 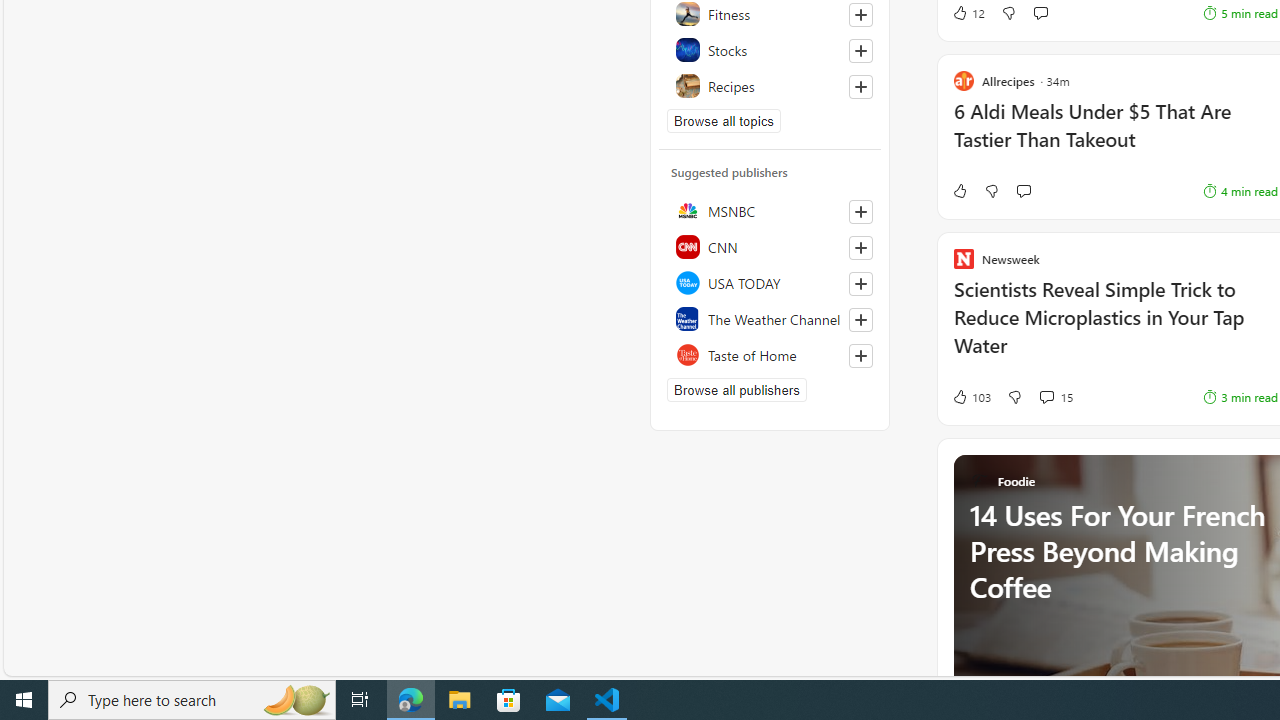 What do you see at coordinates (958, 191) in the screenshot?
I see `'Like'` at bounding box center [958, 191].